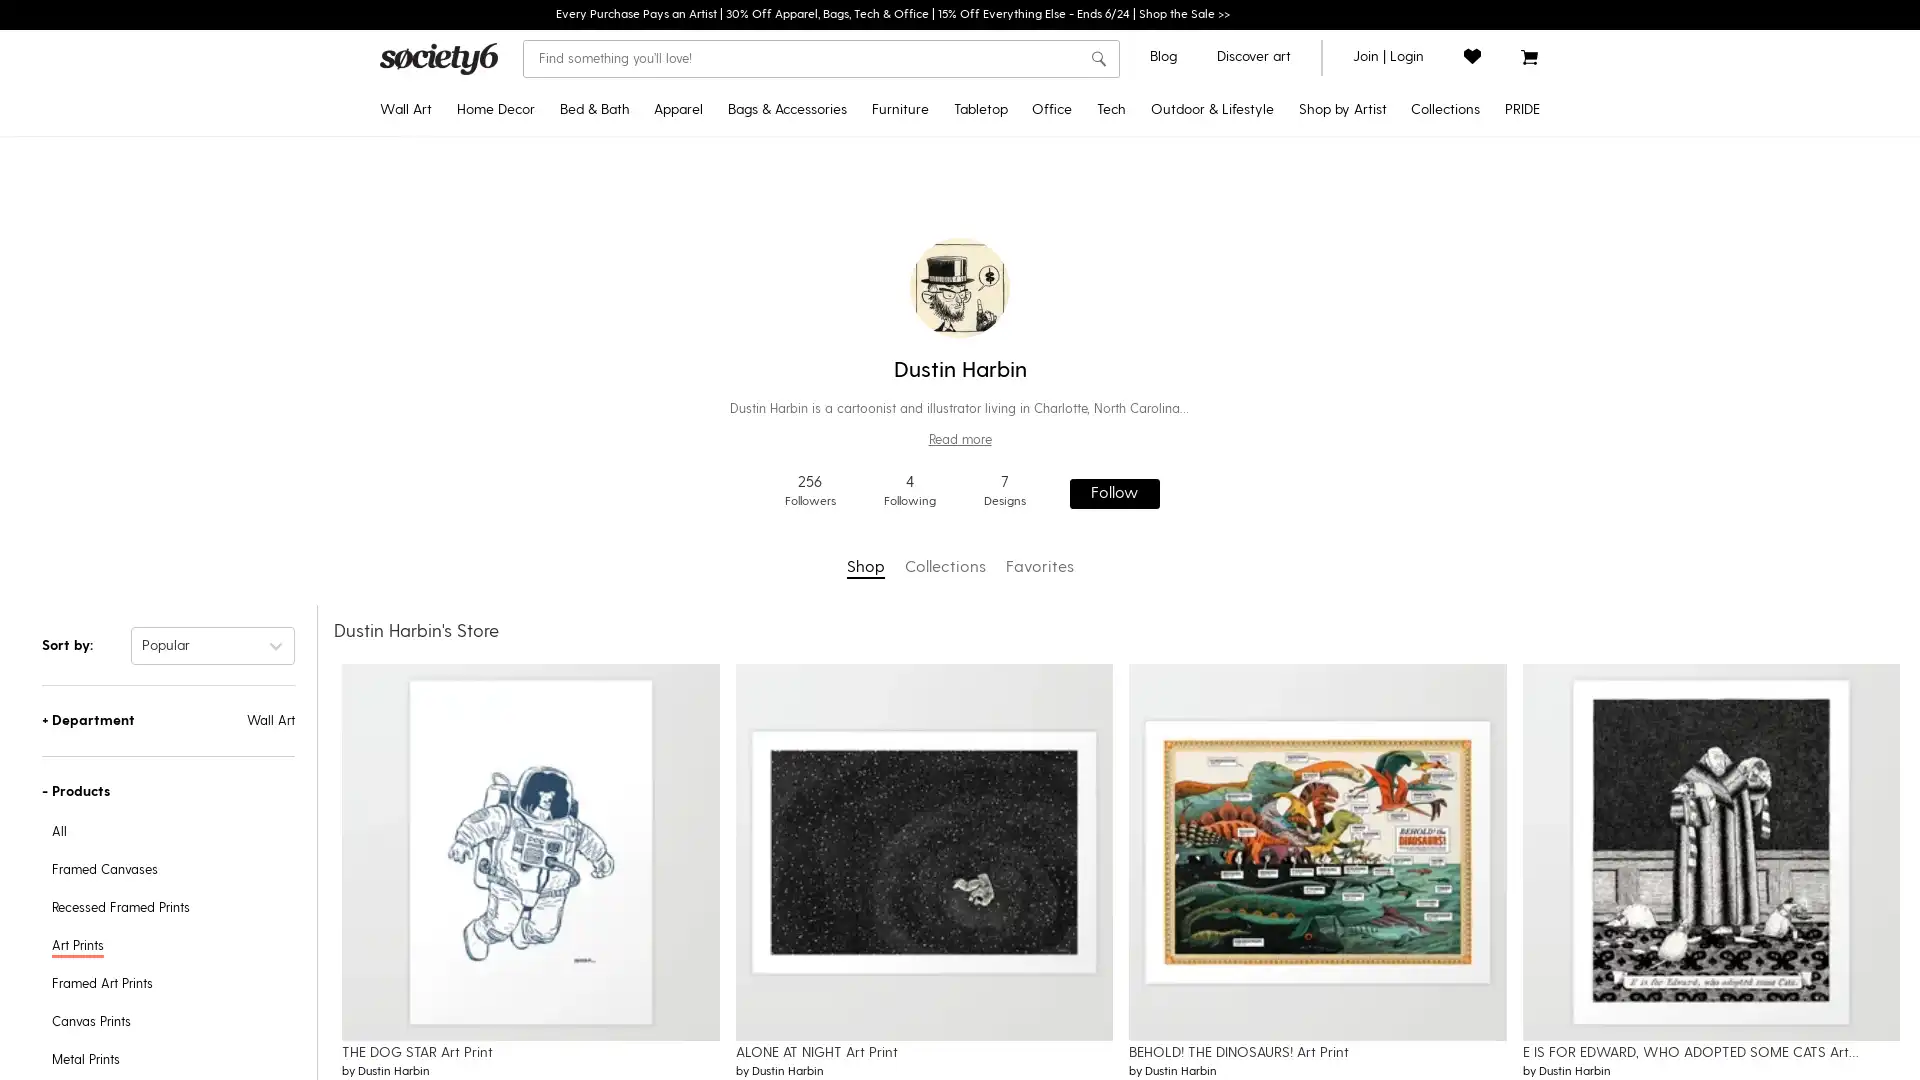 This screenshot has width=1920, height=1080. What do you see at coordinates (1112, 493) in the screenshot?
I see `Follow` at bounding box center [1112, 493].